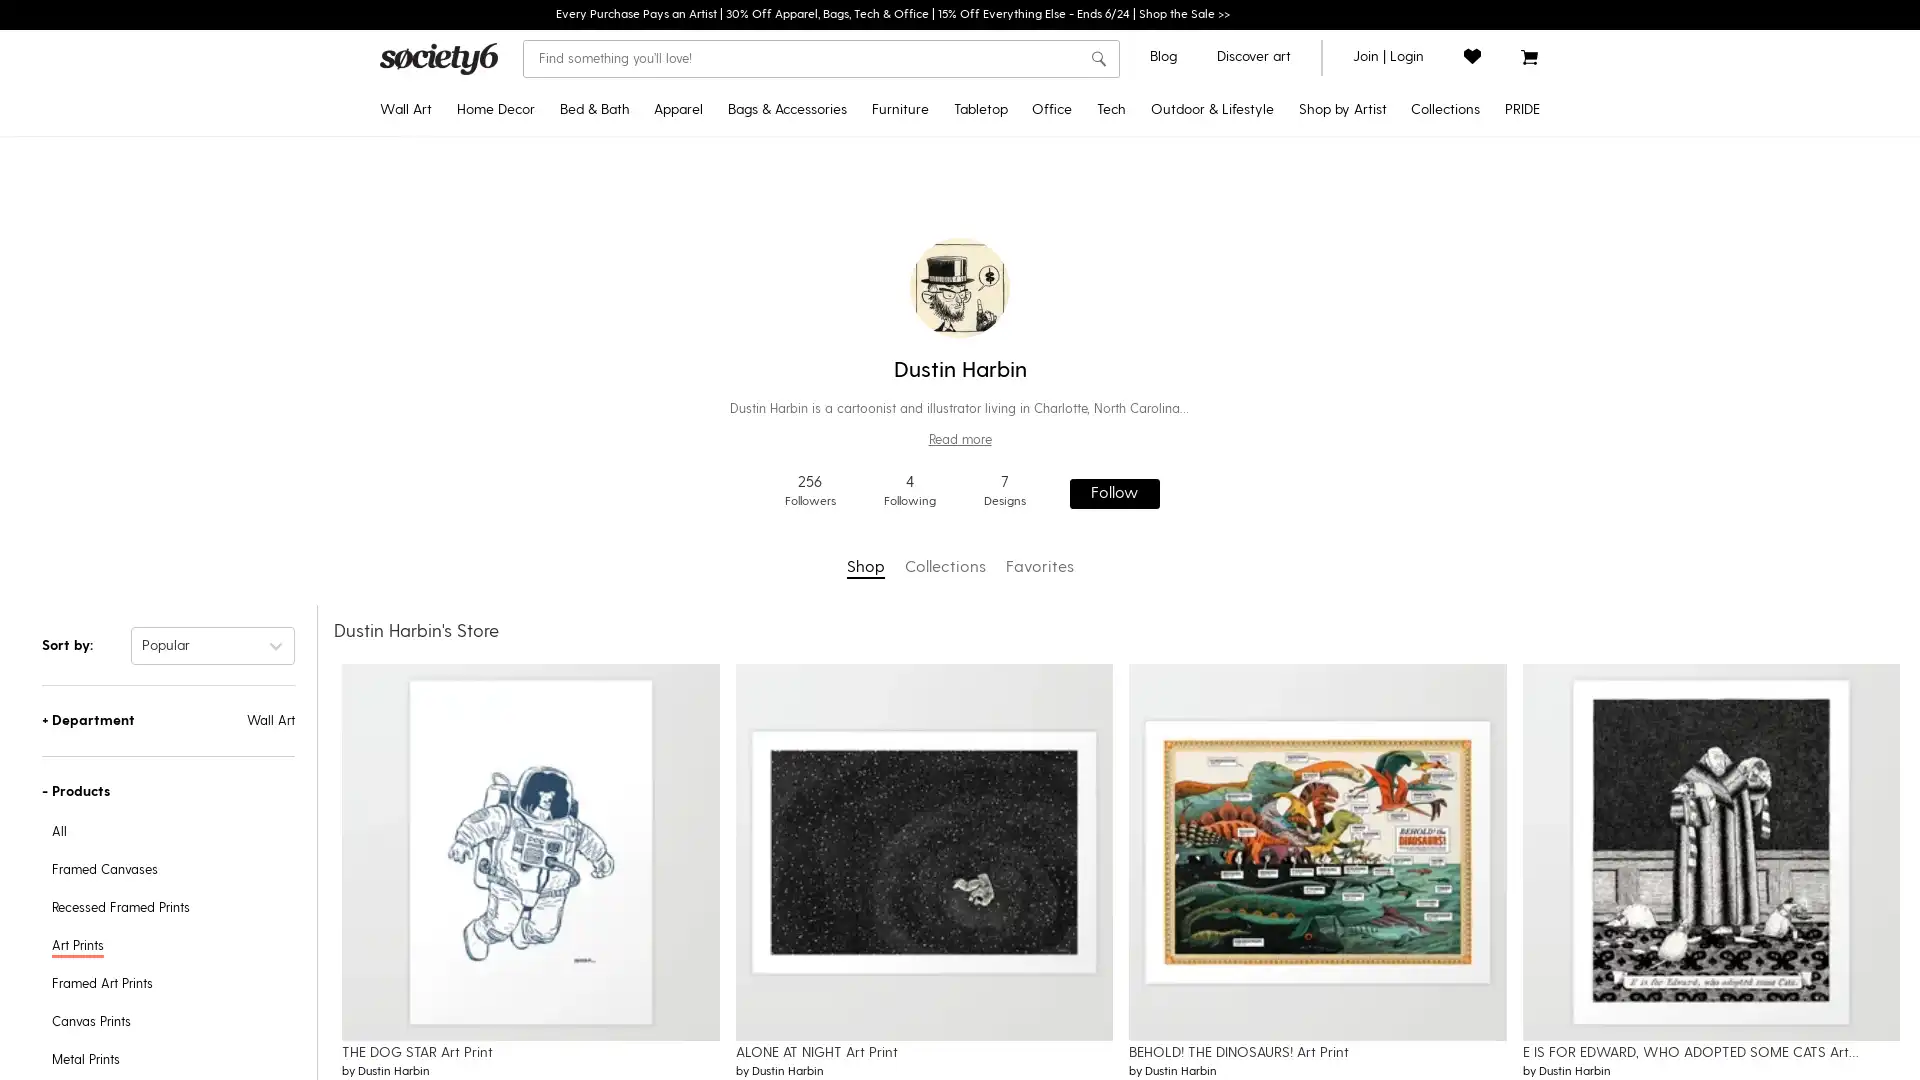 This screenshot has width=1920, height=1080. What do you see at coordinates (1112, 493) in the screenshot?
I see `Follow` at bounding box center [1112, 493].